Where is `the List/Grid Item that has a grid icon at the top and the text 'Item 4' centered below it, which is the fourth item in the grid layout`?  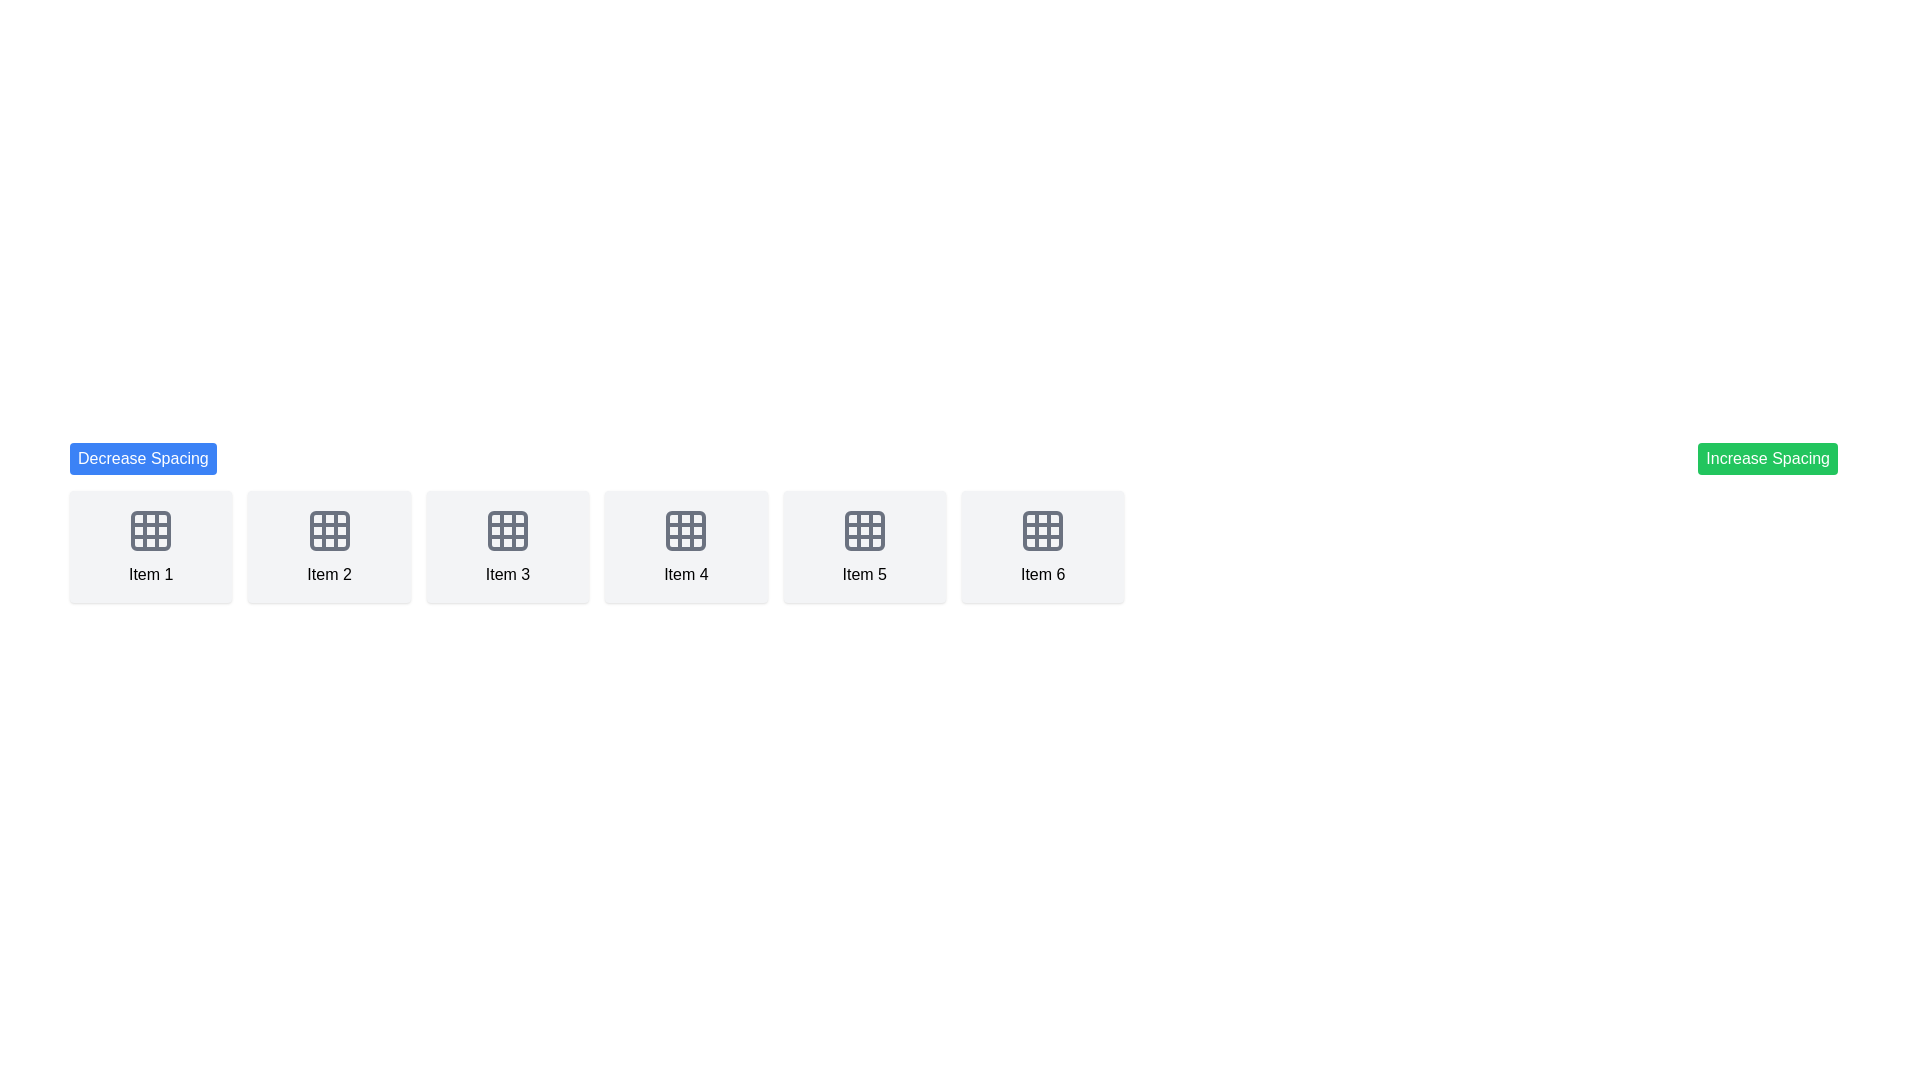
the List/Grid Item that has a grid icon at the top and the text 'Item 4' centered below it, which is the fourth item in the grid layout is located at coordinates (686, 547).